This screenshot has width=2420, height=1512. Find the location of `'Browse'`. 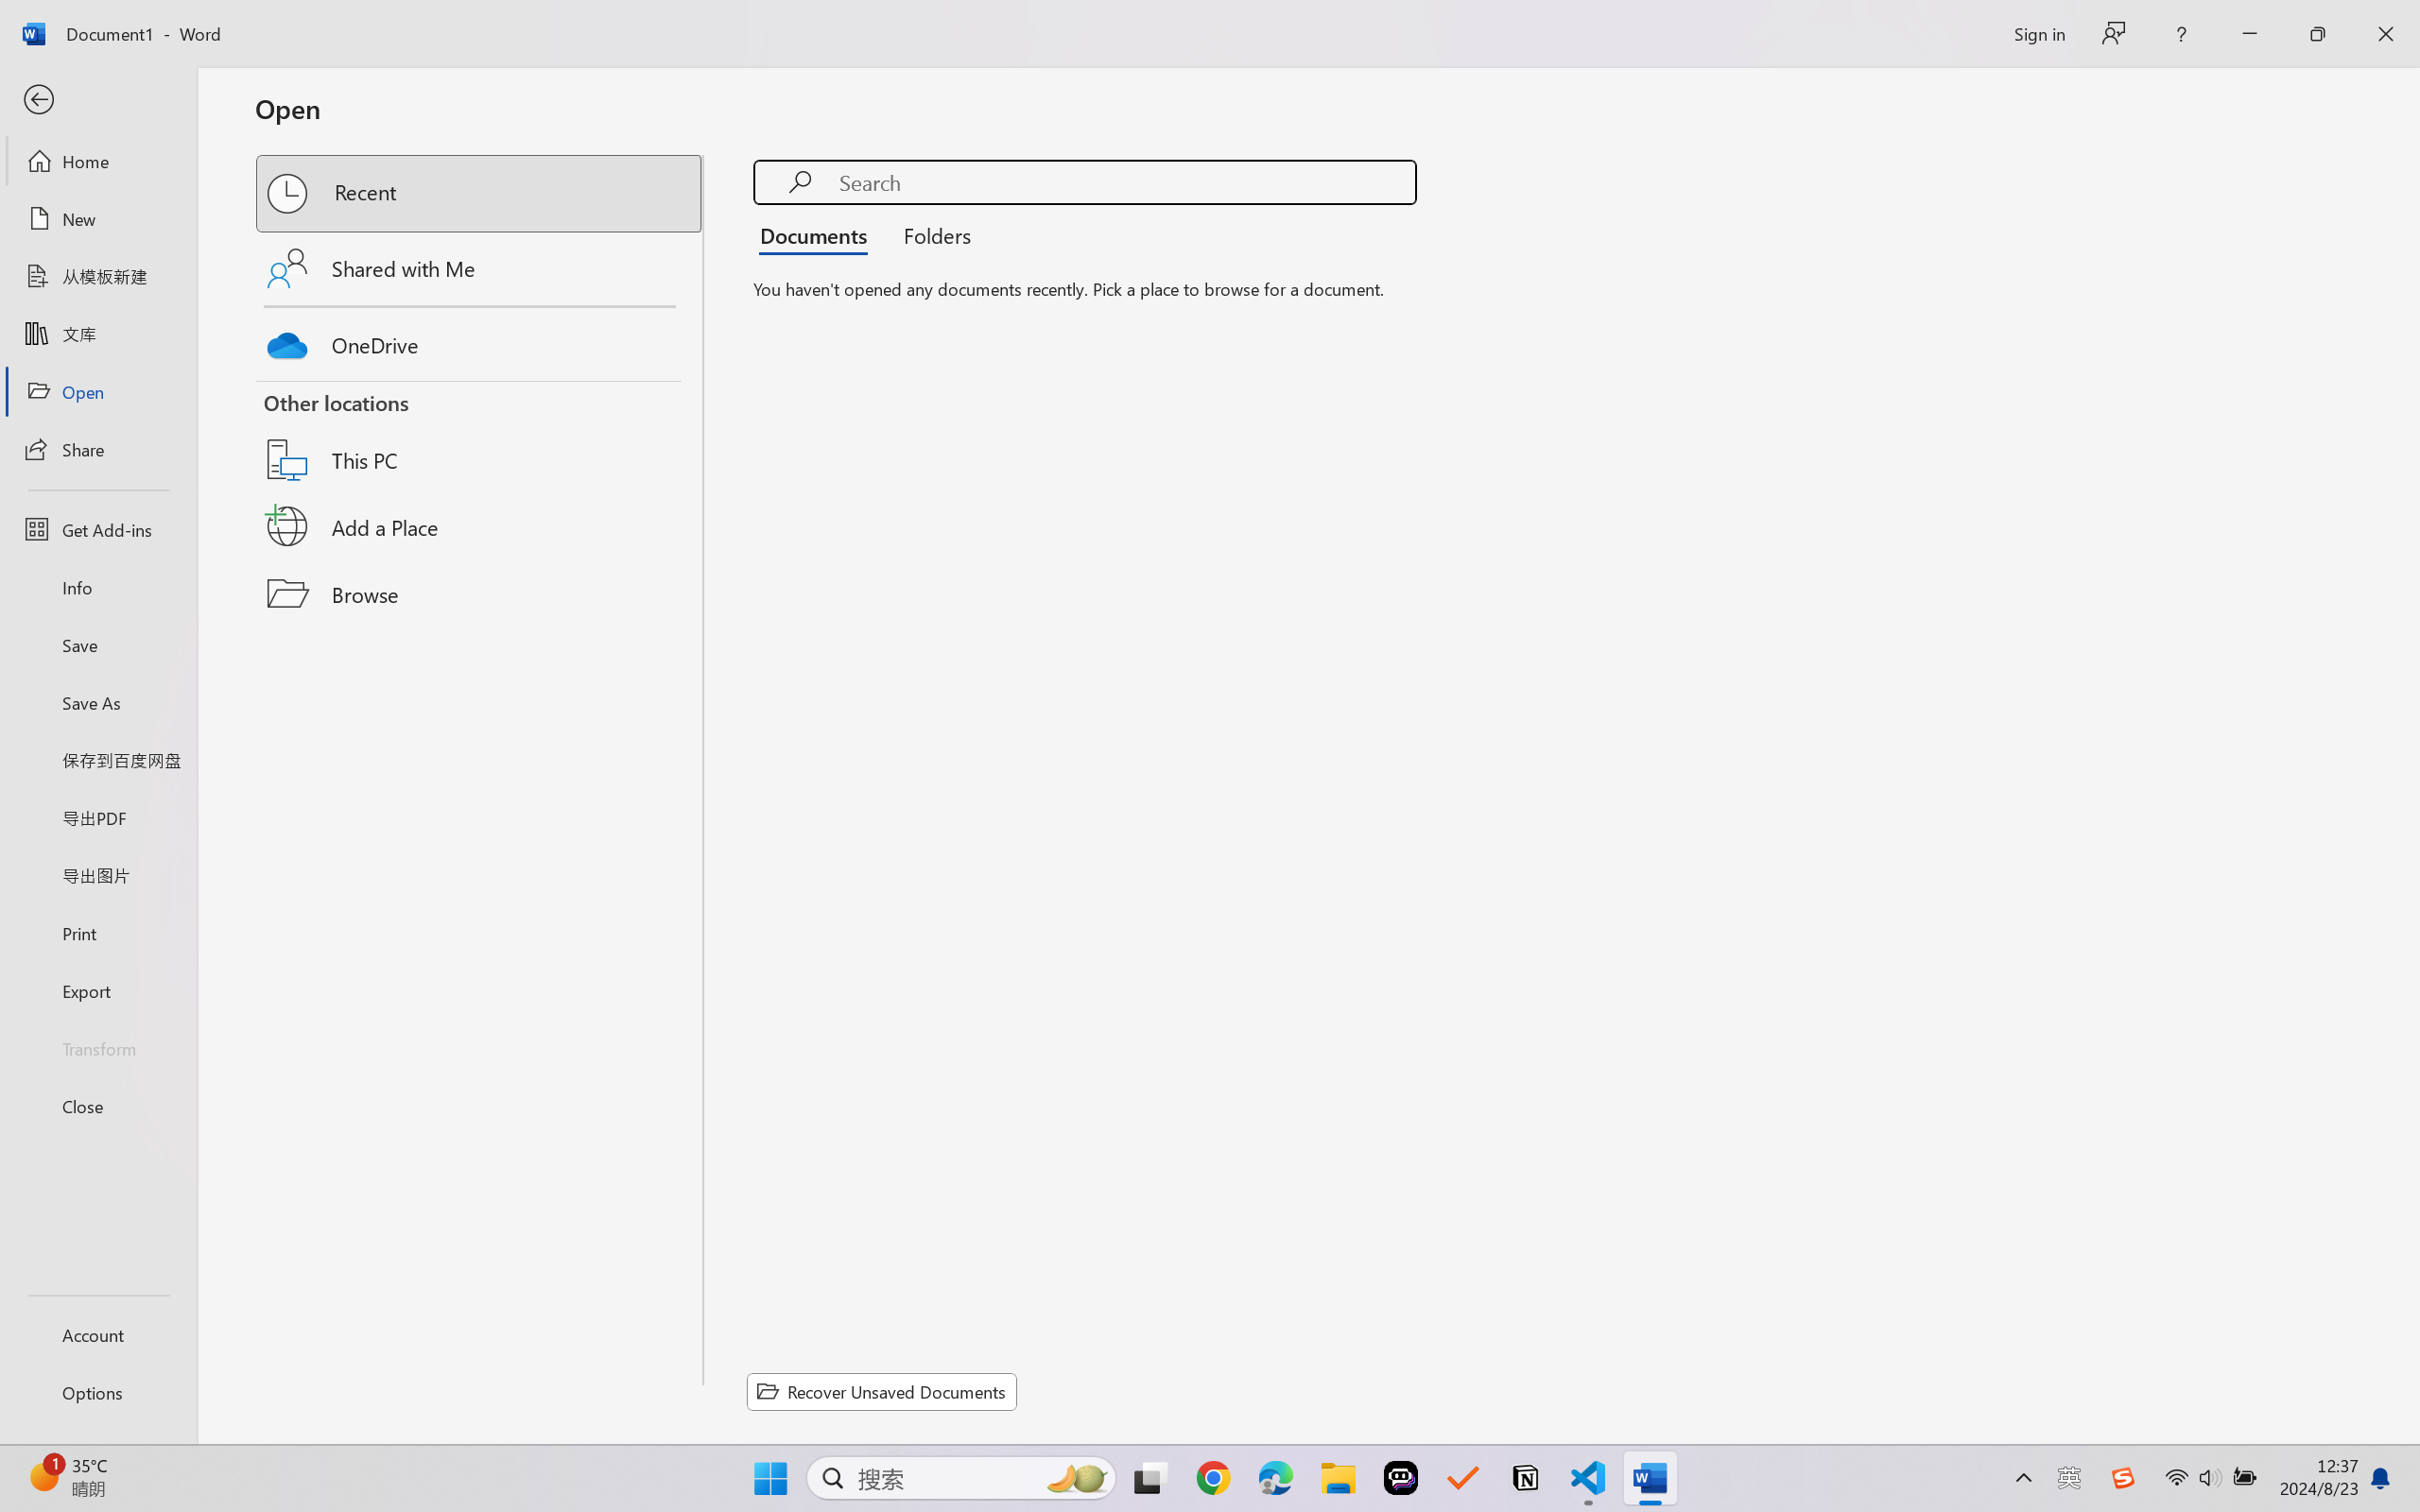

'Browse' is located at coordinates (480, 593).